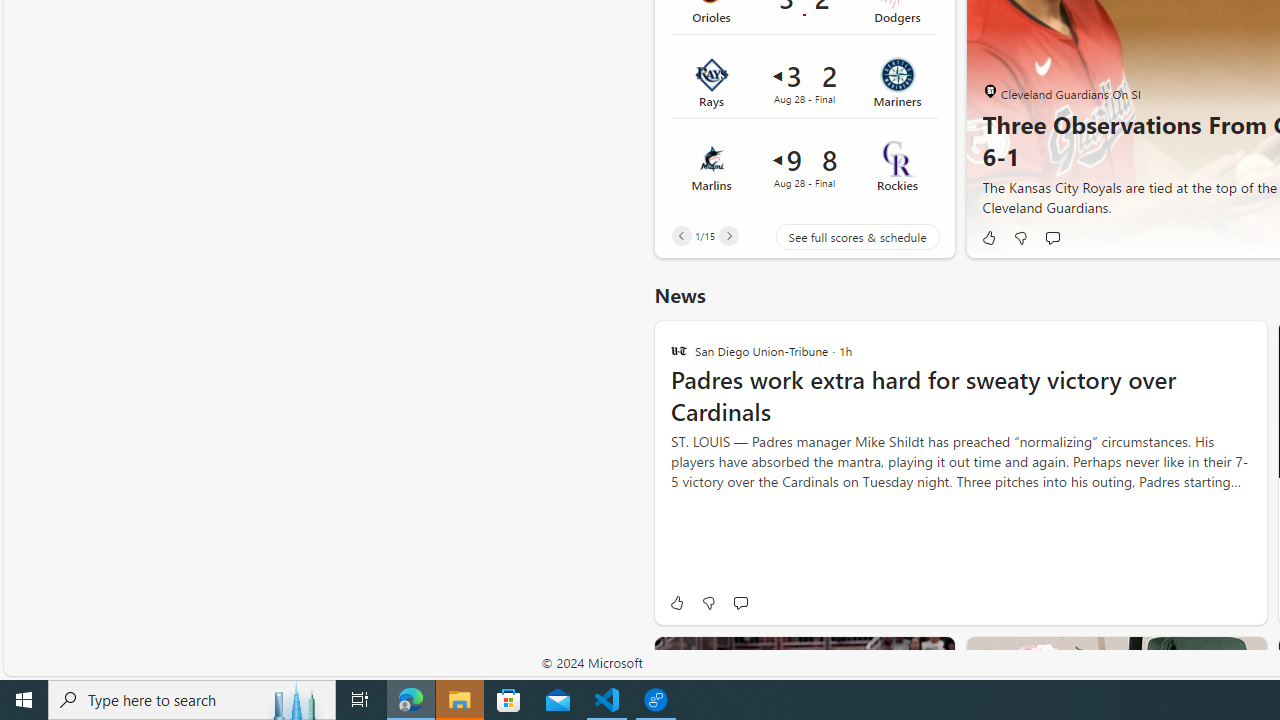  I want to click on 'Marlins 9 vs Rockies 8Final Date Aug 28', so click(804, 166).